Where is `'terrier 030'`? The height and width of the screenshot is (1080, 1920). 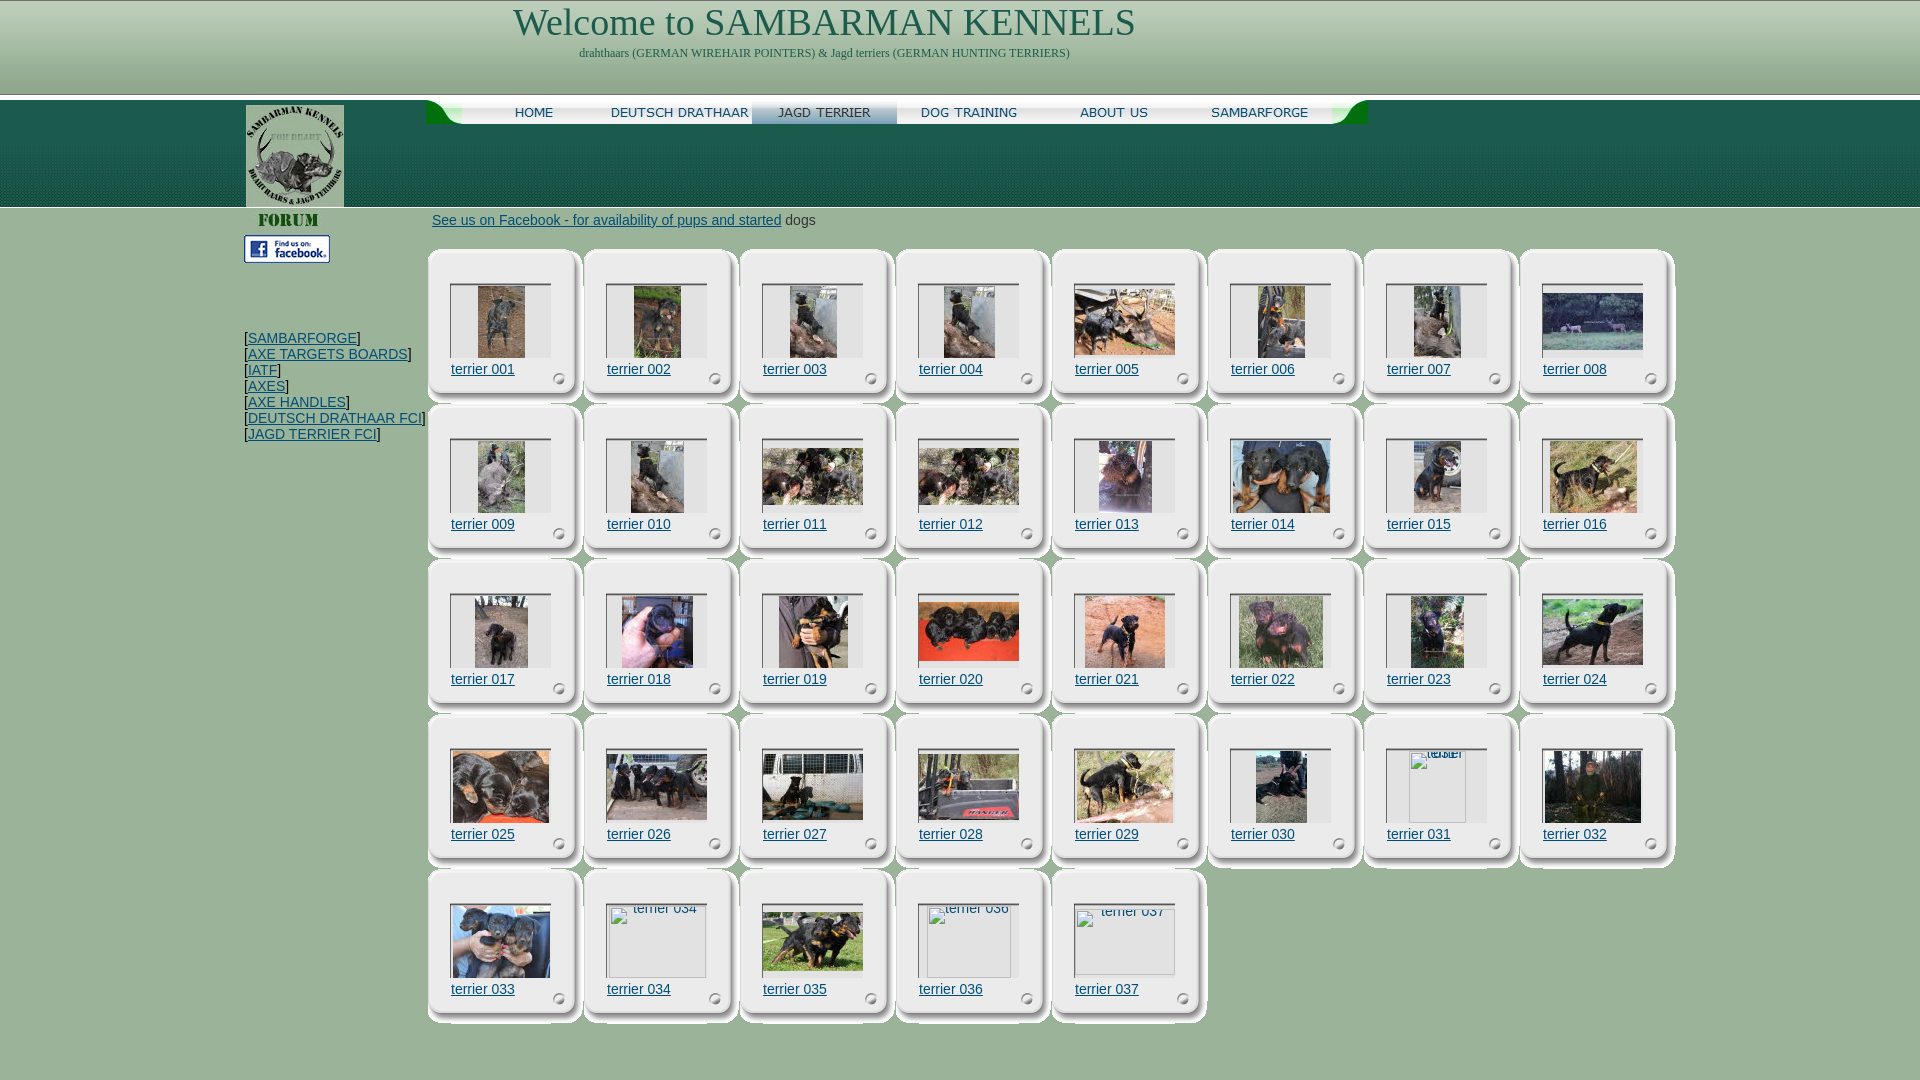
'terrier 030' is located at coordinates (1255, 785).